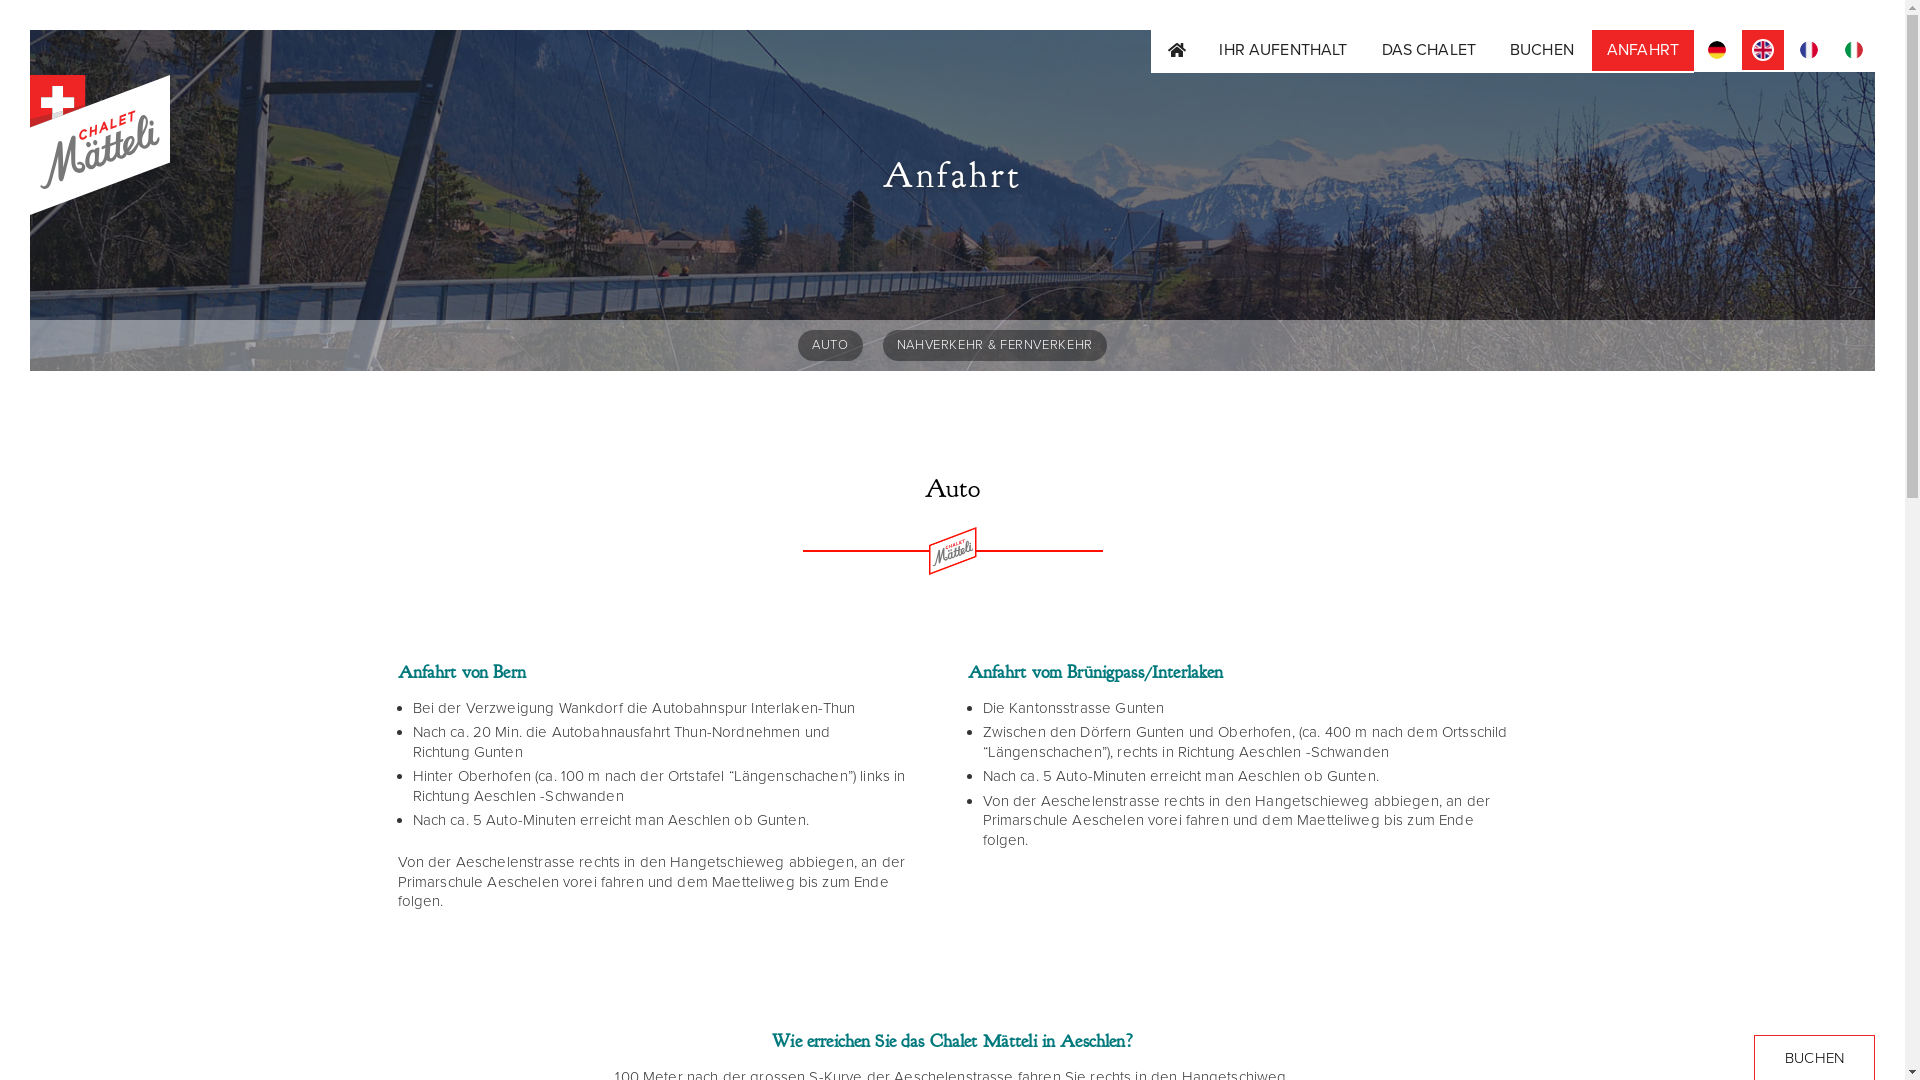  Describe the element at coordinates (1540, 50) in the screenshot. I see `'BUCHEN'` at that location.